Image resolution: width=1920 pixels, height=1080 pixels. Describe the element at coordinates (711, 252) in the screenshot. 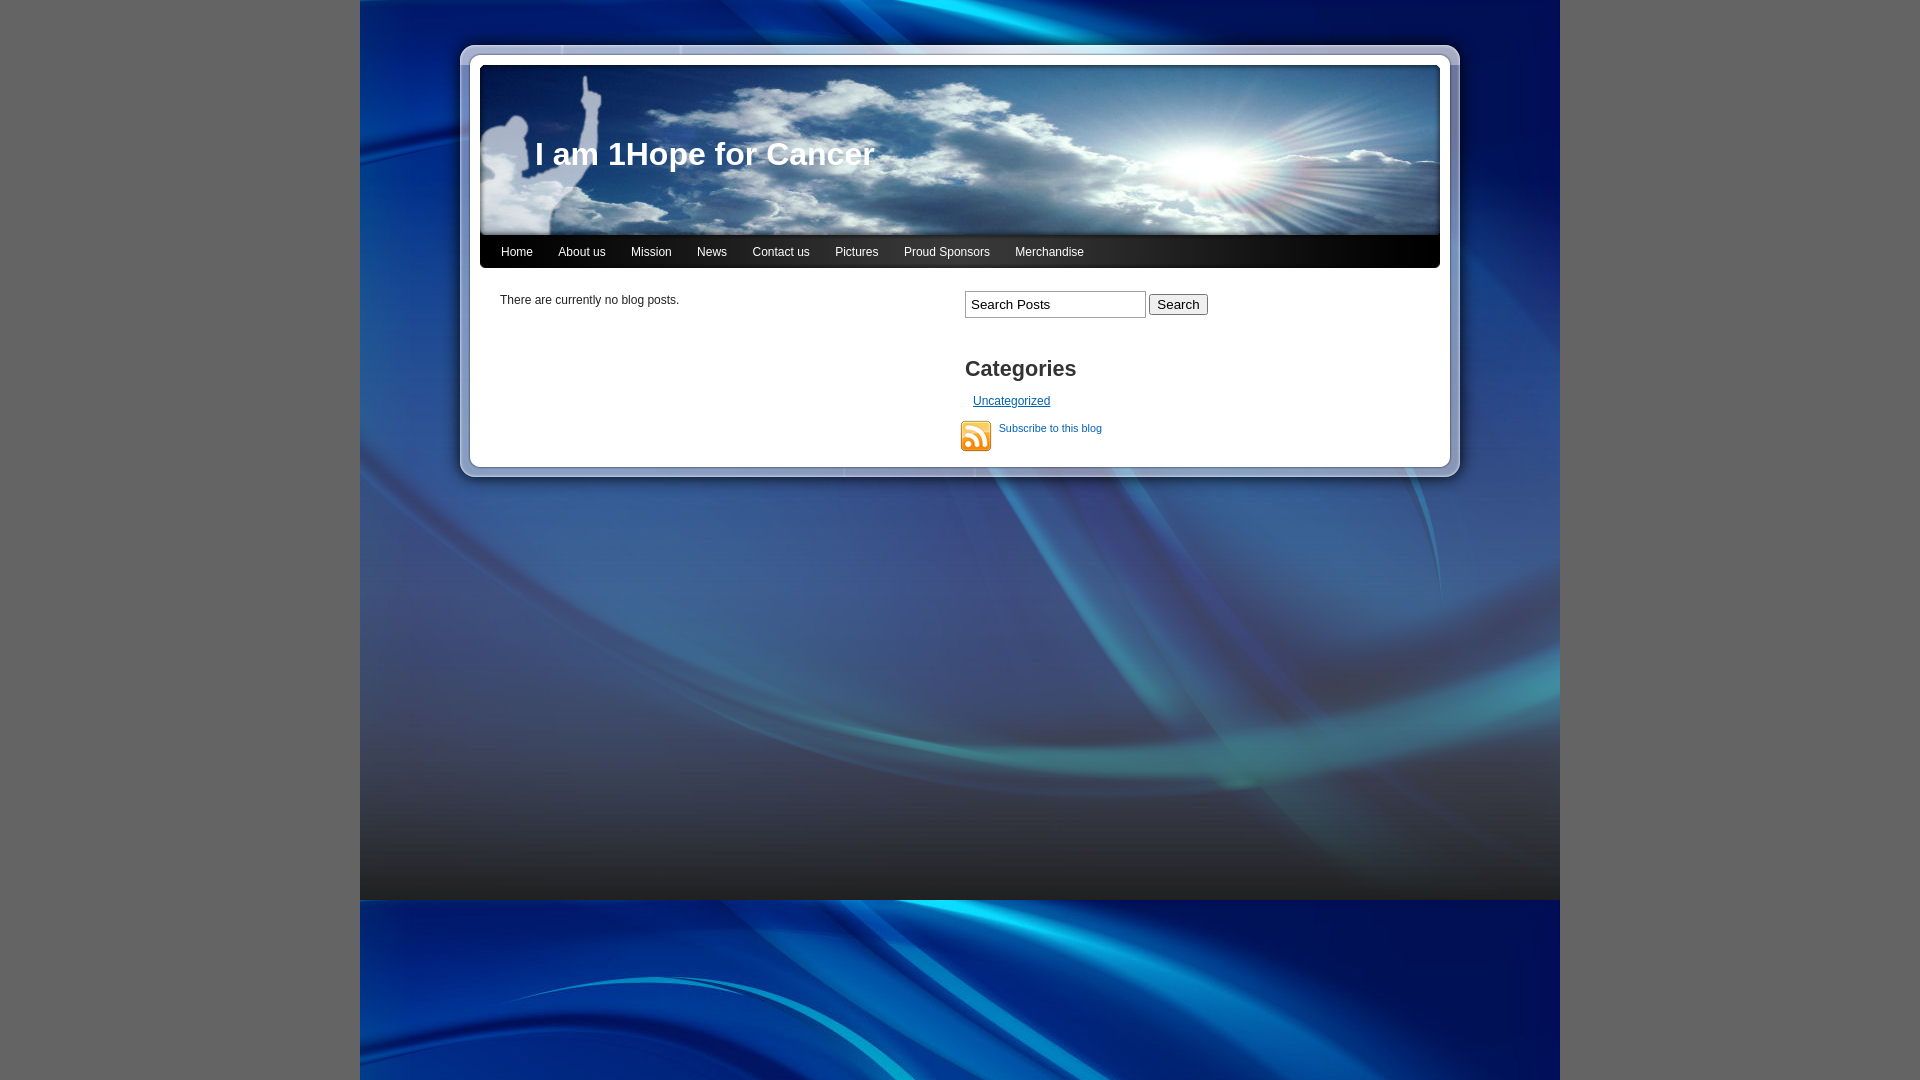

I see `'News'` at that location.